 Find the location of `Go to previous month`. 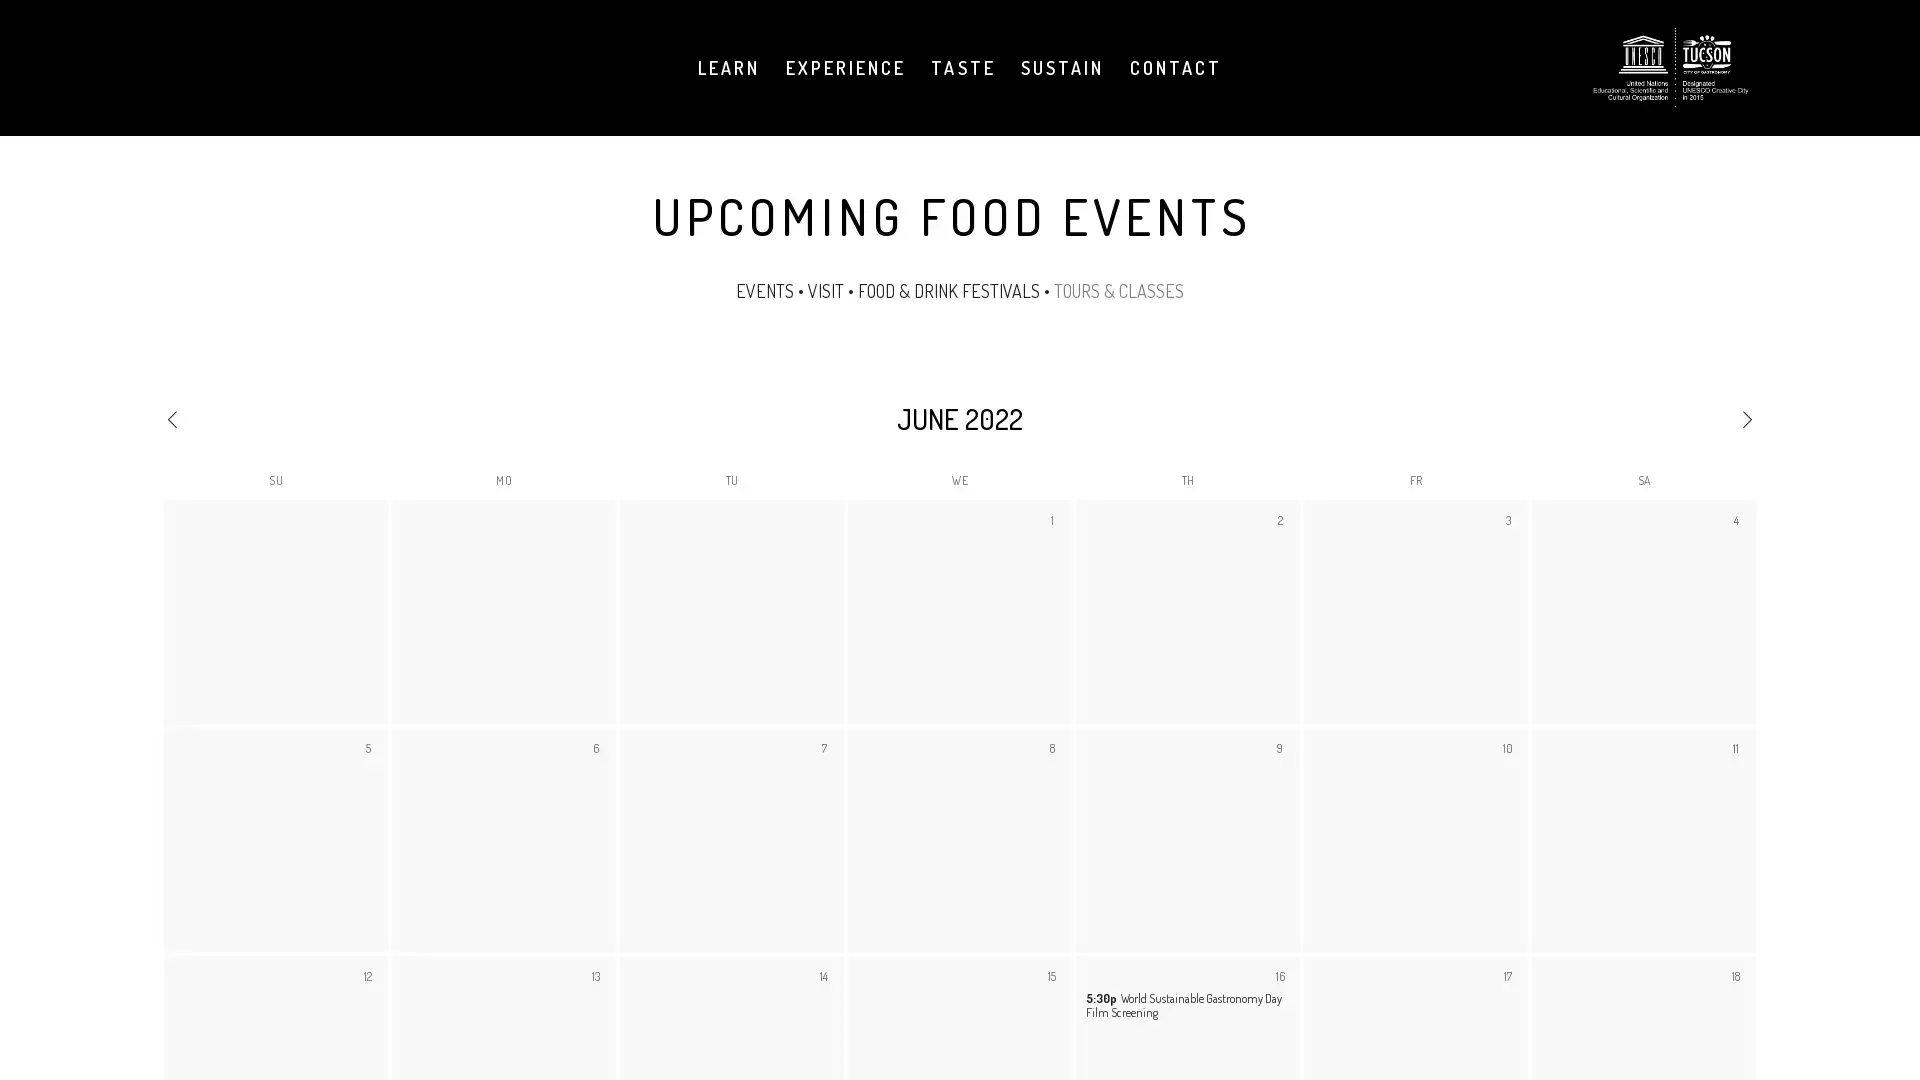

Go to previous month is located at coordinates (271, 416).